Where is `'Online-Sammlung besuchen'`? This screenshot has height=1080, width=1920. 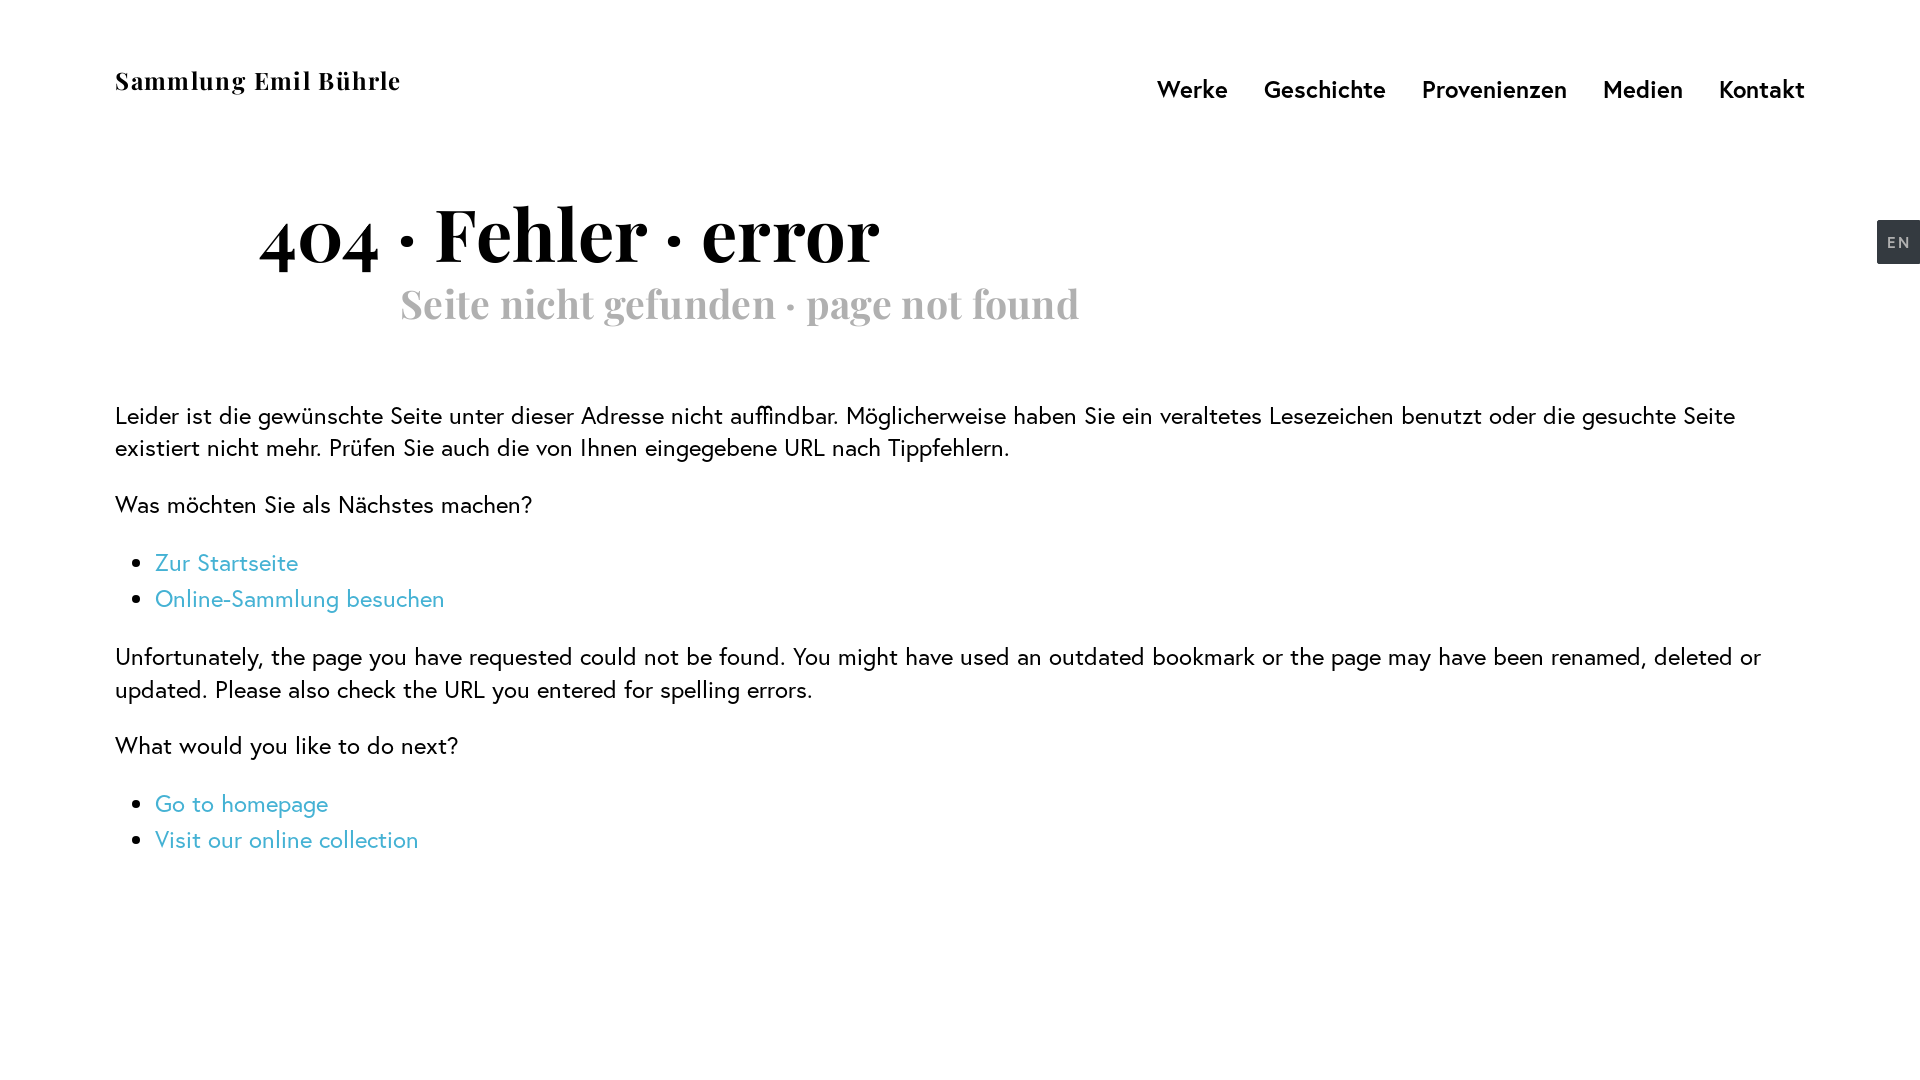
'Online-Sammlung besuchen' is located at coordinates (298, 596).